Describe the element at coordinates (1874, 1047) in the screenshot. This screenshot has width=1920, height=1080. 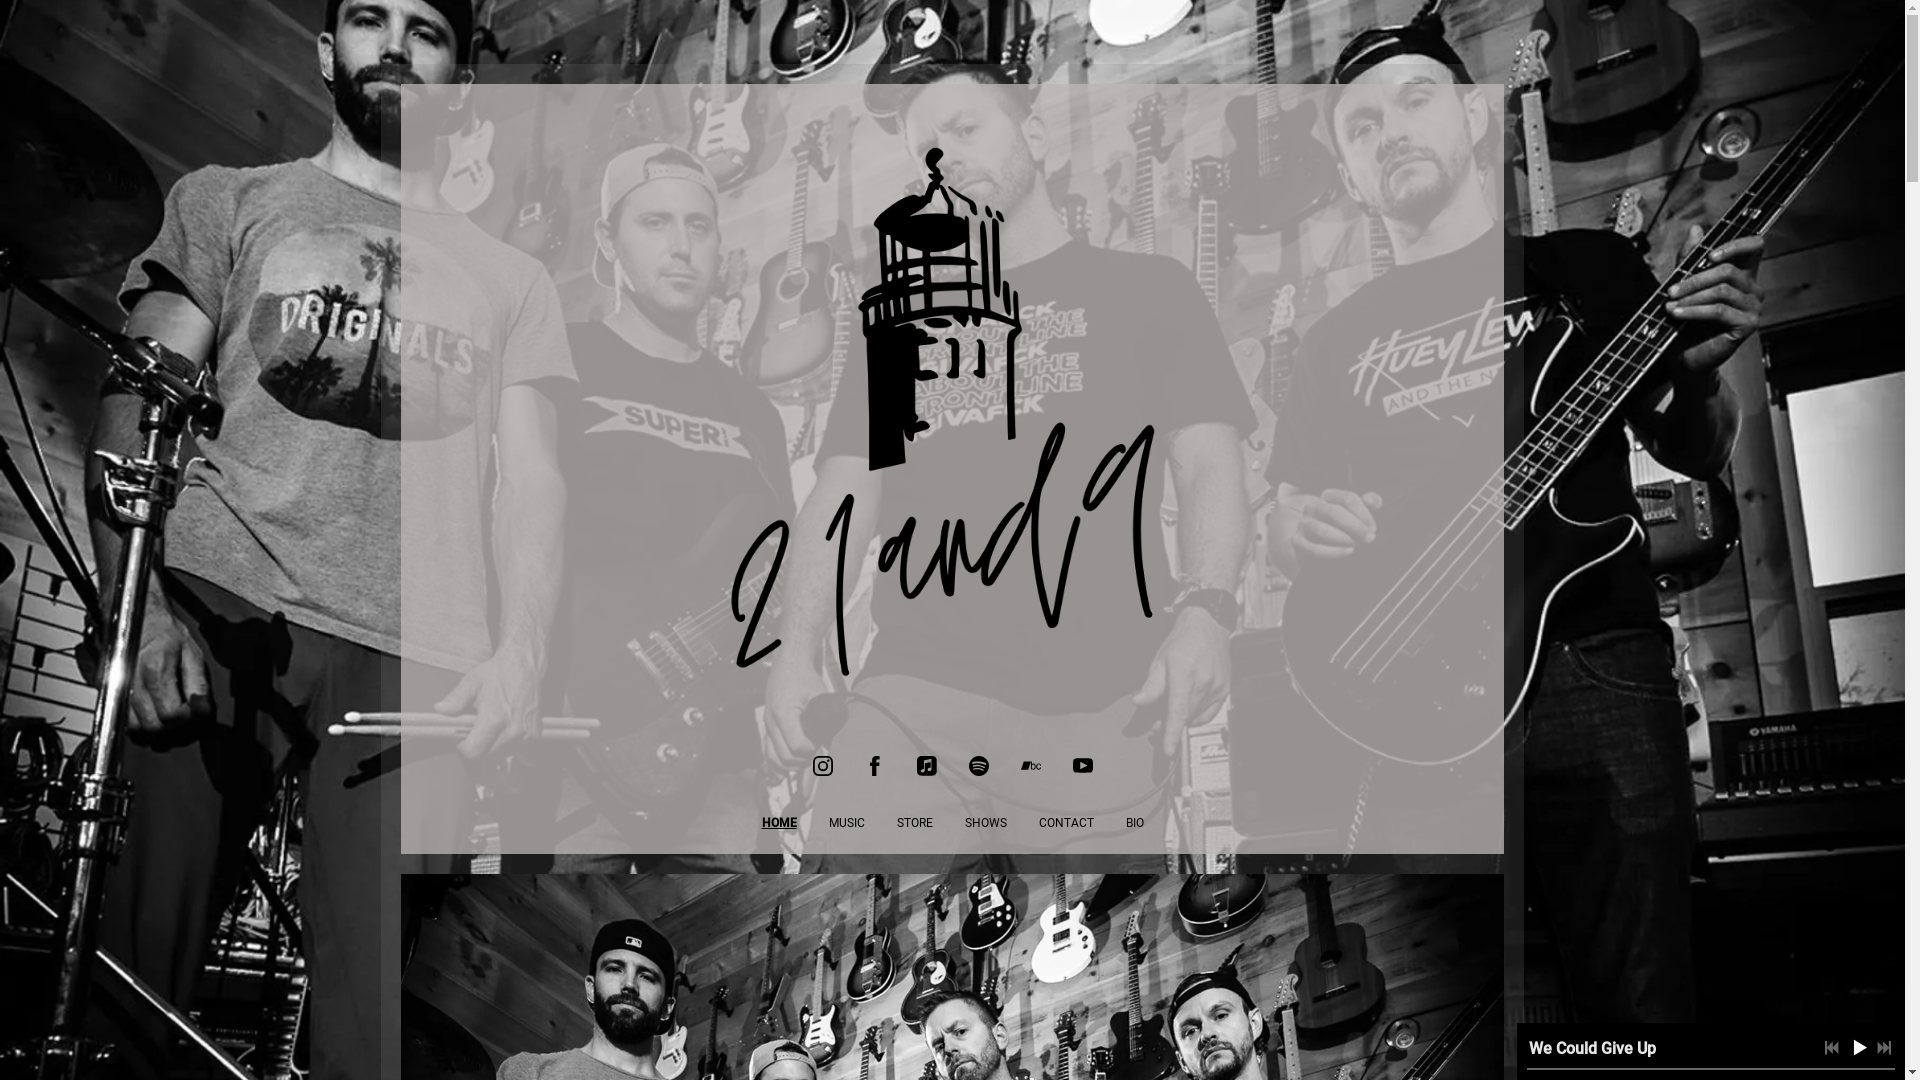
I see `'Next track'` at that location.